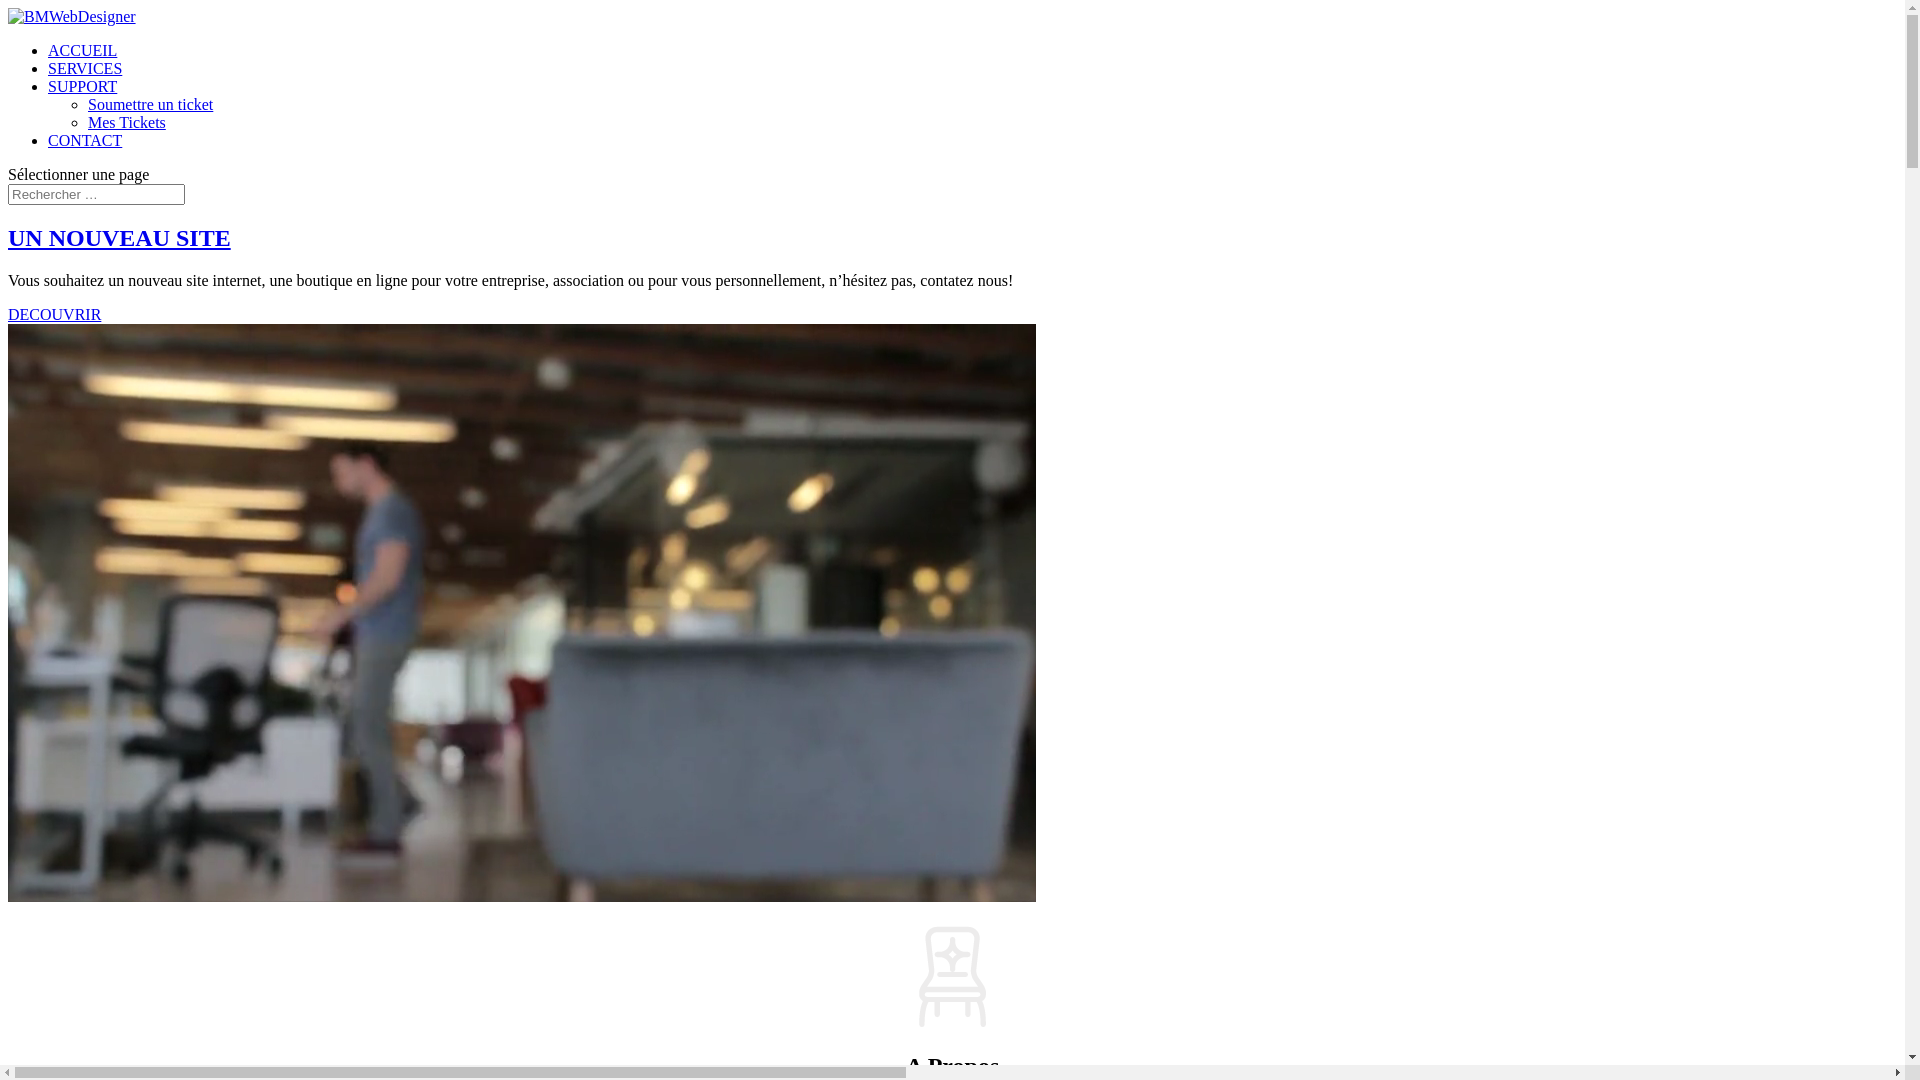  Describe the element at coordinates (118, 237) in the screenshot. I see `'UN NOUVEAU SITE'` at that location.